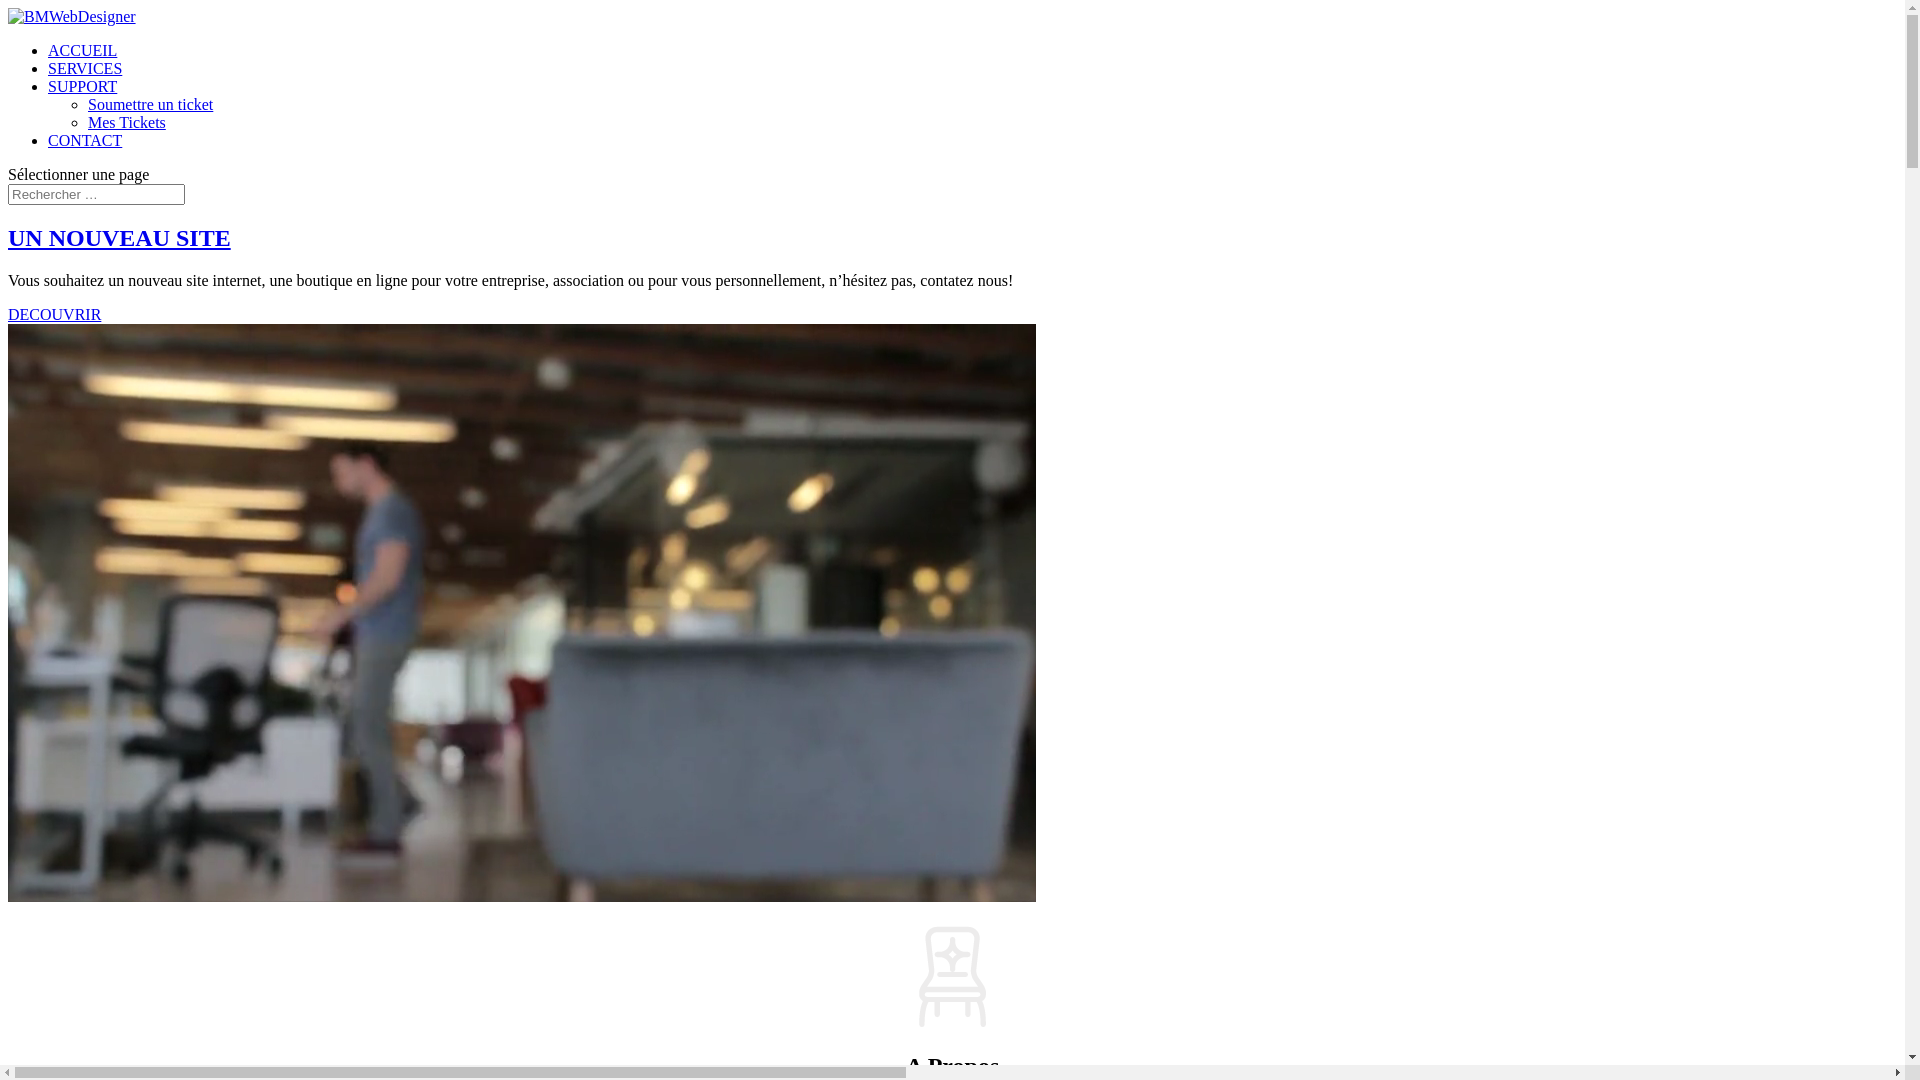  Describe the element at coordinates (118, 237) in the screenshot. I see `'UN NOUVEAU SITE'` at that location.